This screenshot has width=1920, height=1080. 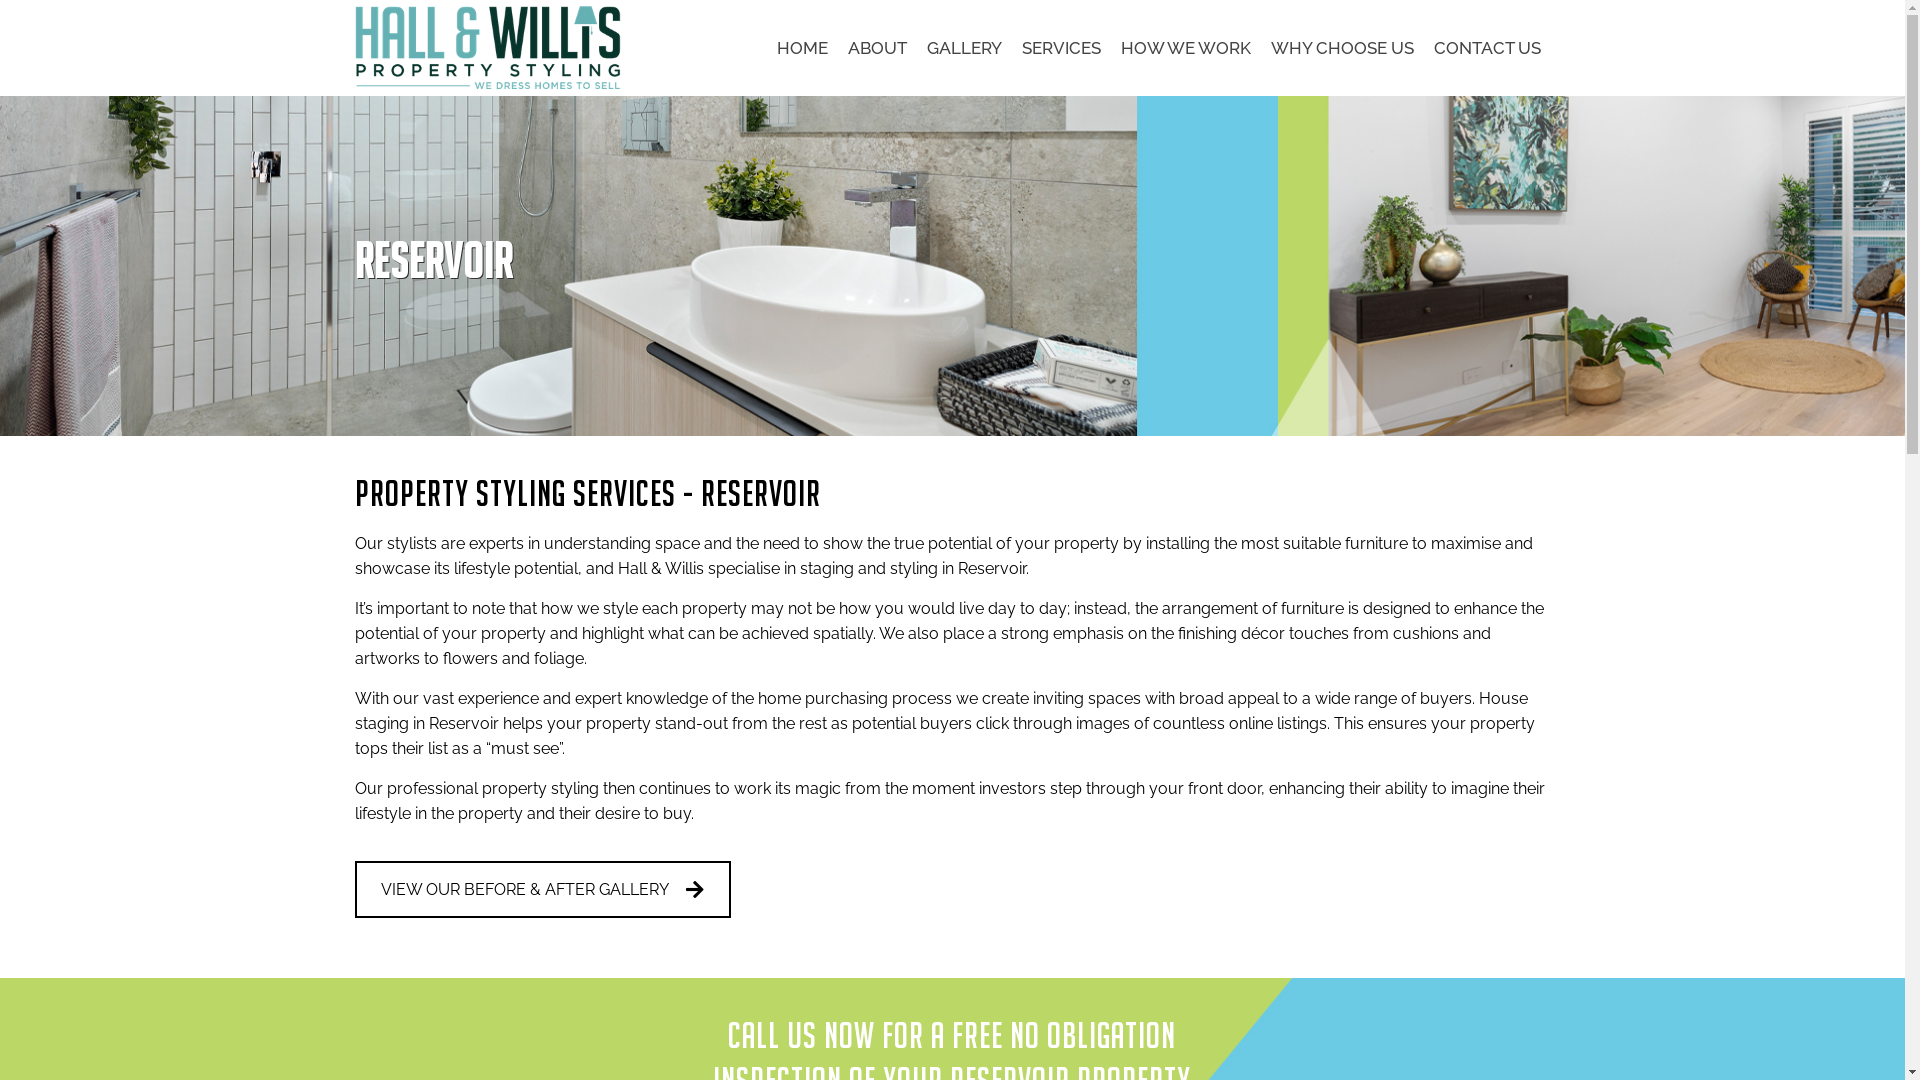 What do you see at coordinates (801, 46) in the screenshot?
I see `'HOME'` at bounding box center [801, 46].